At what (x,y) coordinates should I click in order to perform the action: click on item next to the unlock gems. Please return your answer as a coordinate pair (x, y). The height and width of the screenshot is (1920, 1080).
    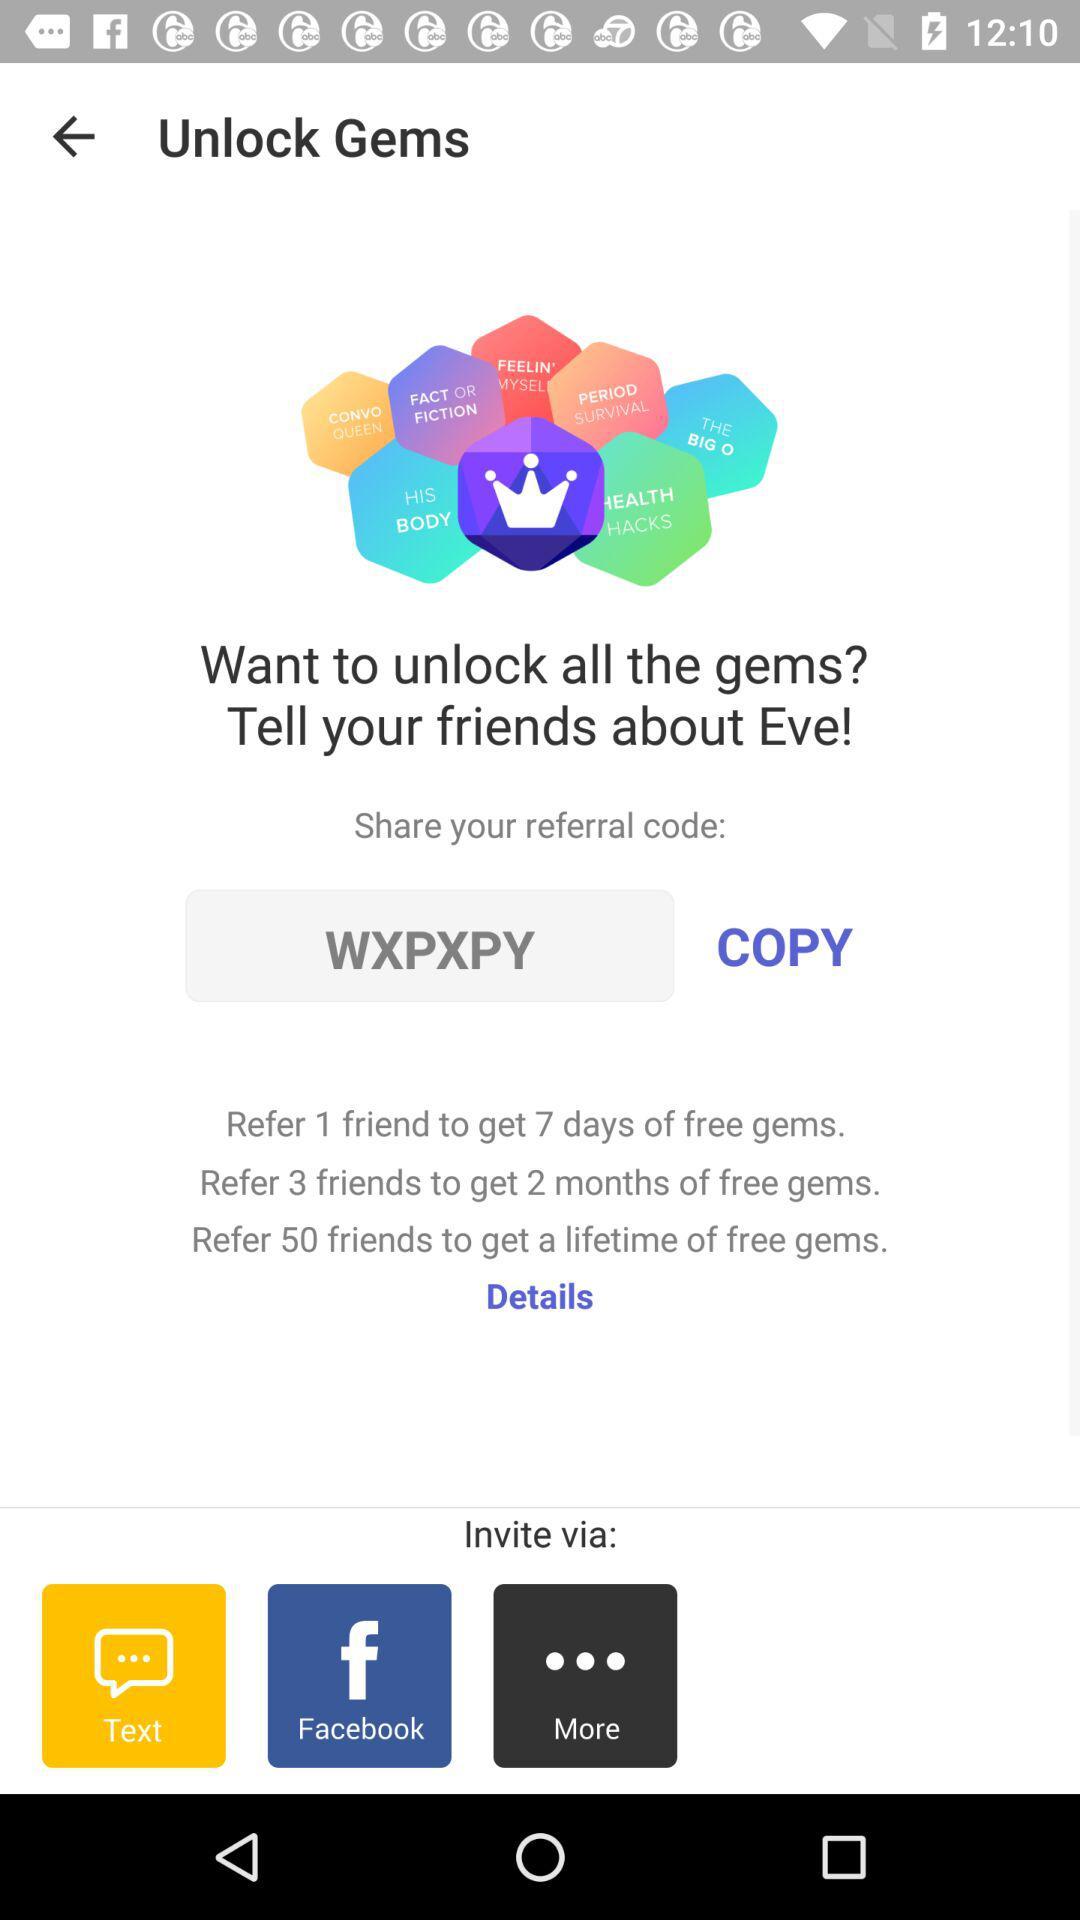
    Looking at the image, I should click on (72, 135).